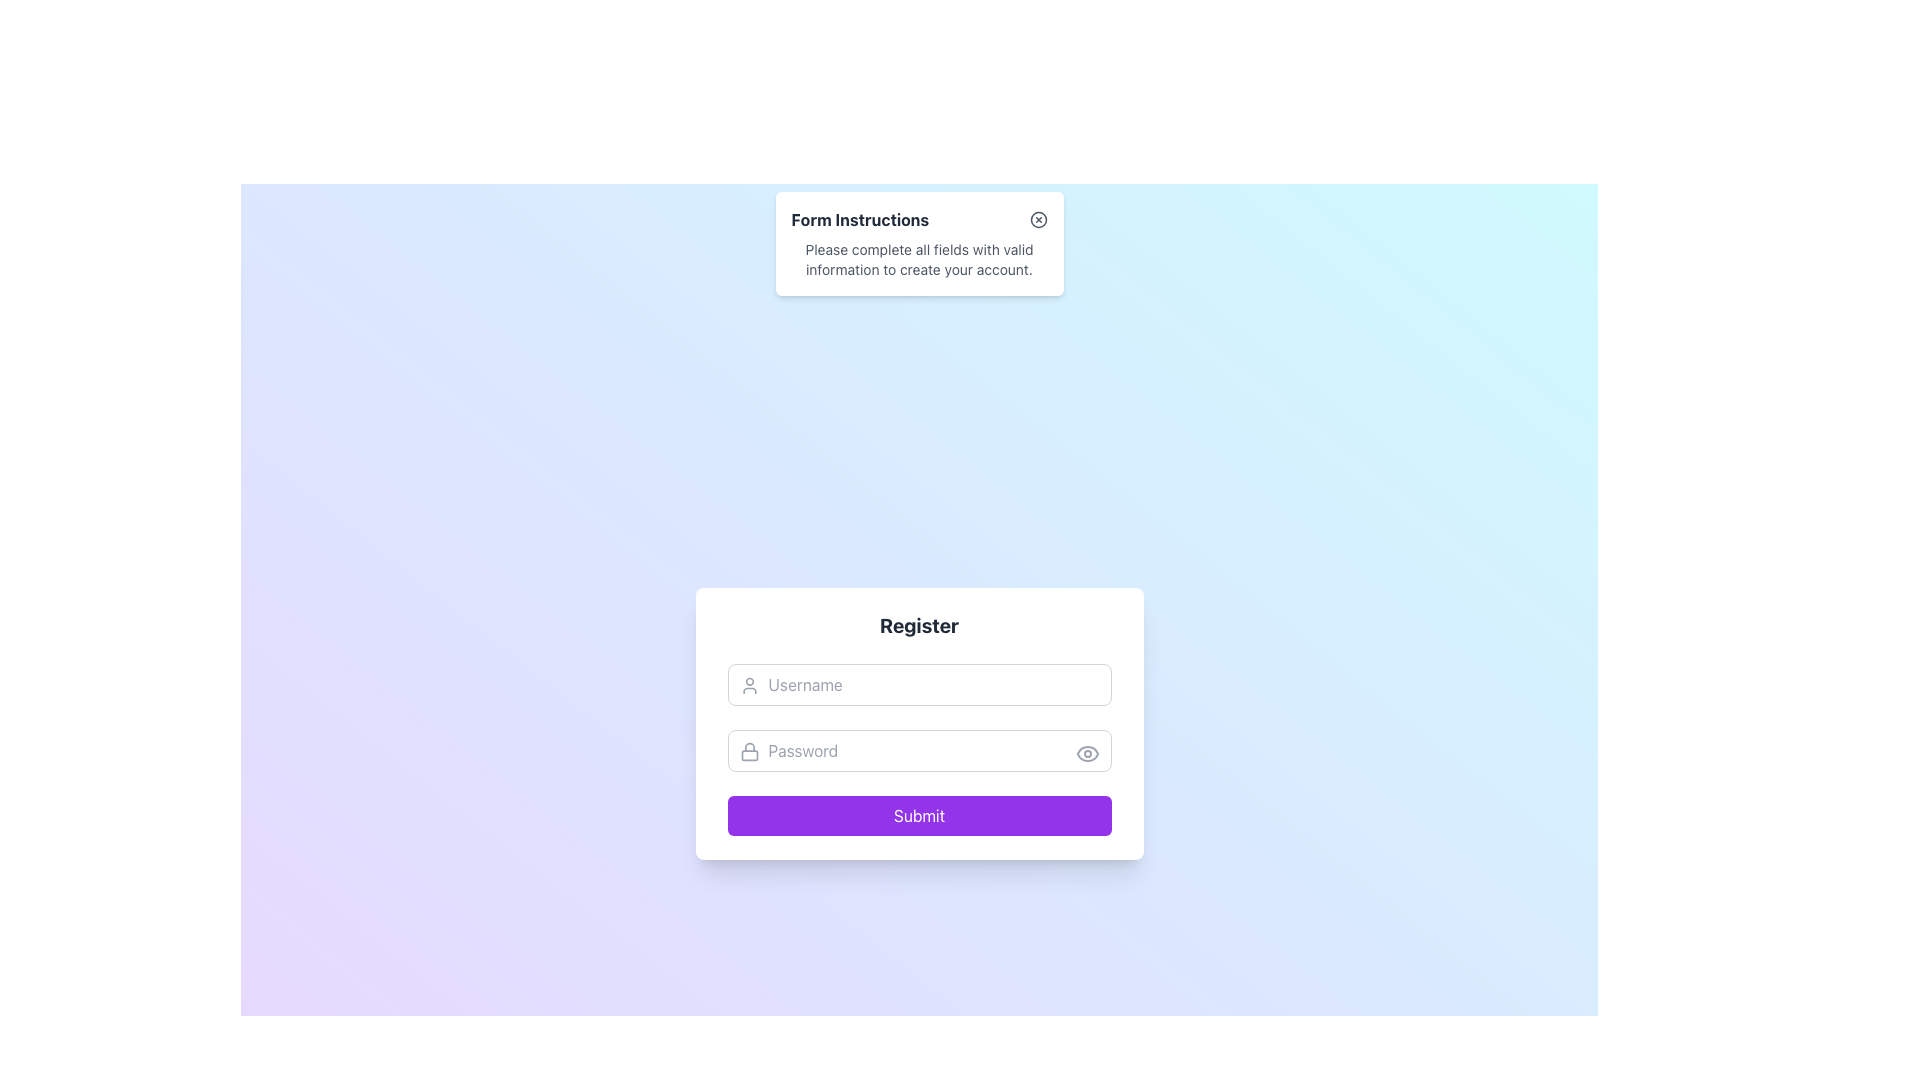  Describe the element at coordinates (1038, 219) in the screenshot. I see `the small circular gray button containing a cross ('X') symbol located to the right of the 'Form Instructions' text` at that location.